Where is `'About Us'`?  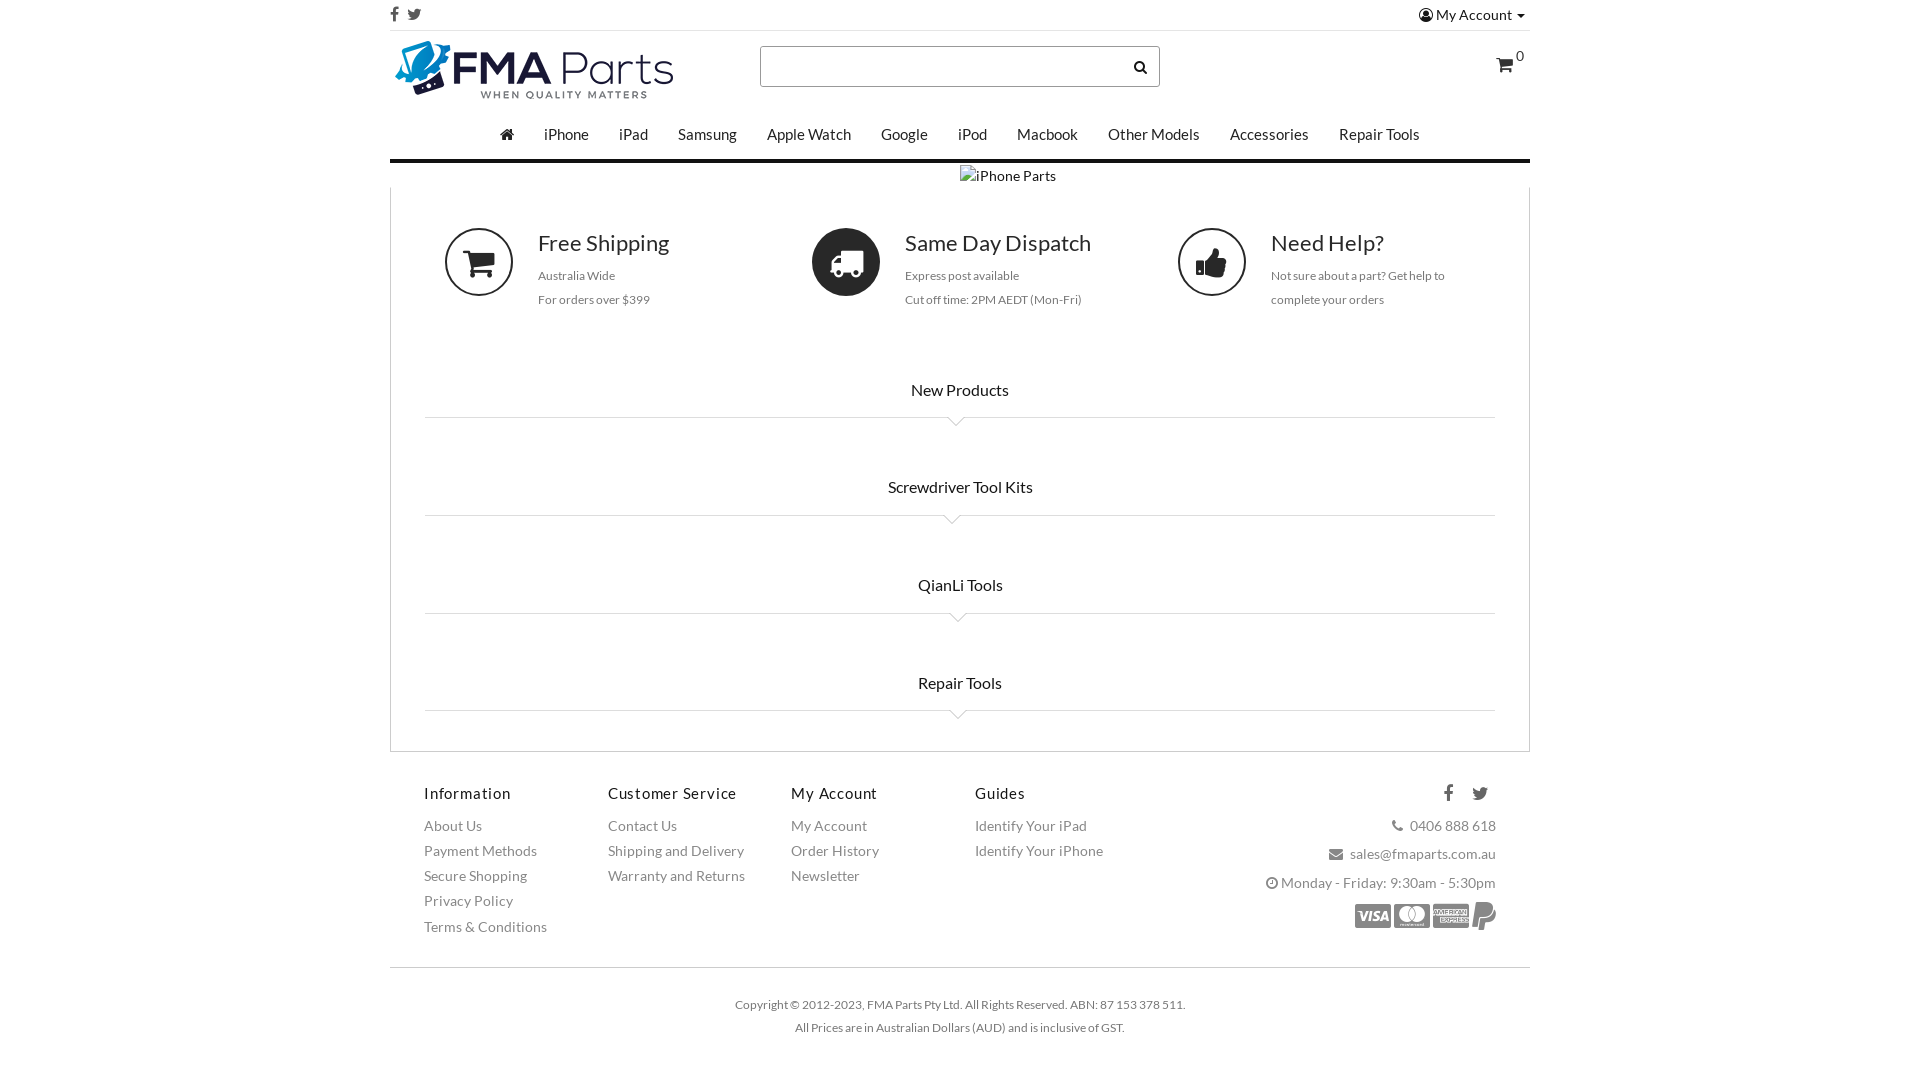 'About Us' is located at coordinates (451, 825).